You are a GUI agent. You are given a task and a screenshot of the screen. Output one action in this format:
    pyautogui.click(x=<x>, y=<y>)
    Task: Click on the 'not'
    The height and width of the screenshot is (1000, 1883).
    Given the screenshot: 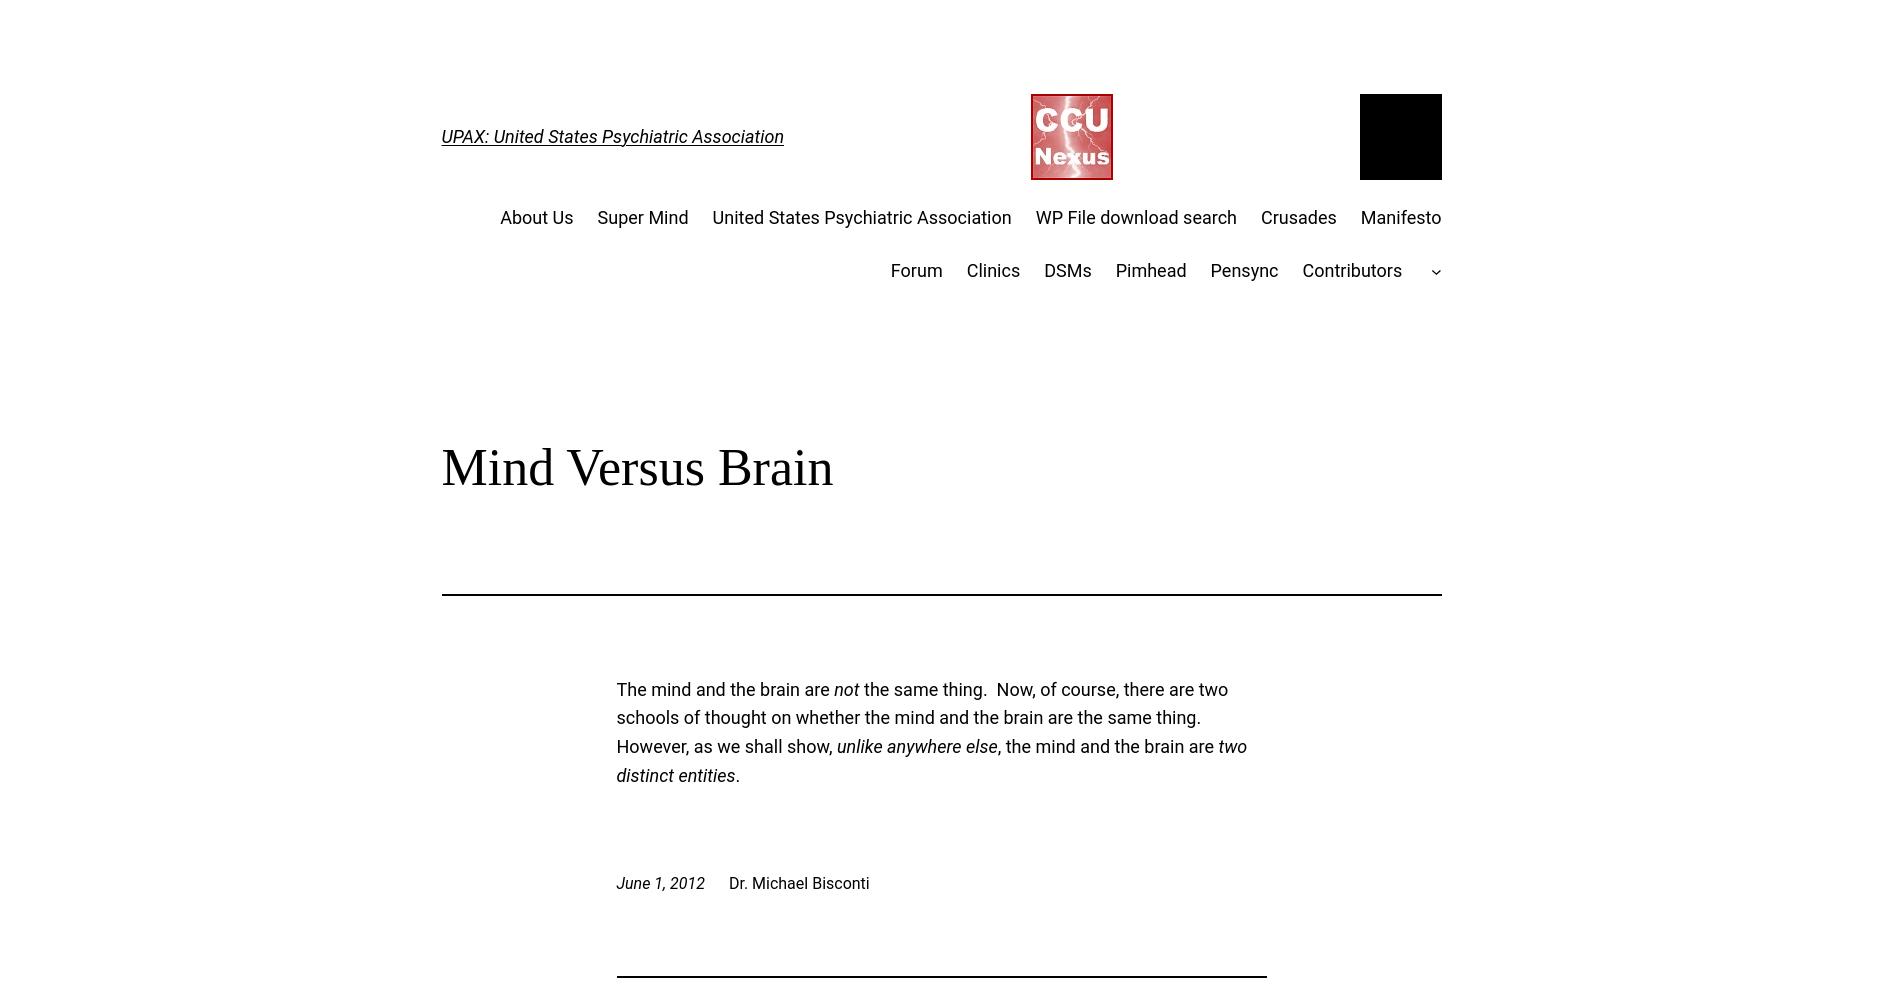 What is the action you would take?
    pyautogui.click(x=832, y=688)
    